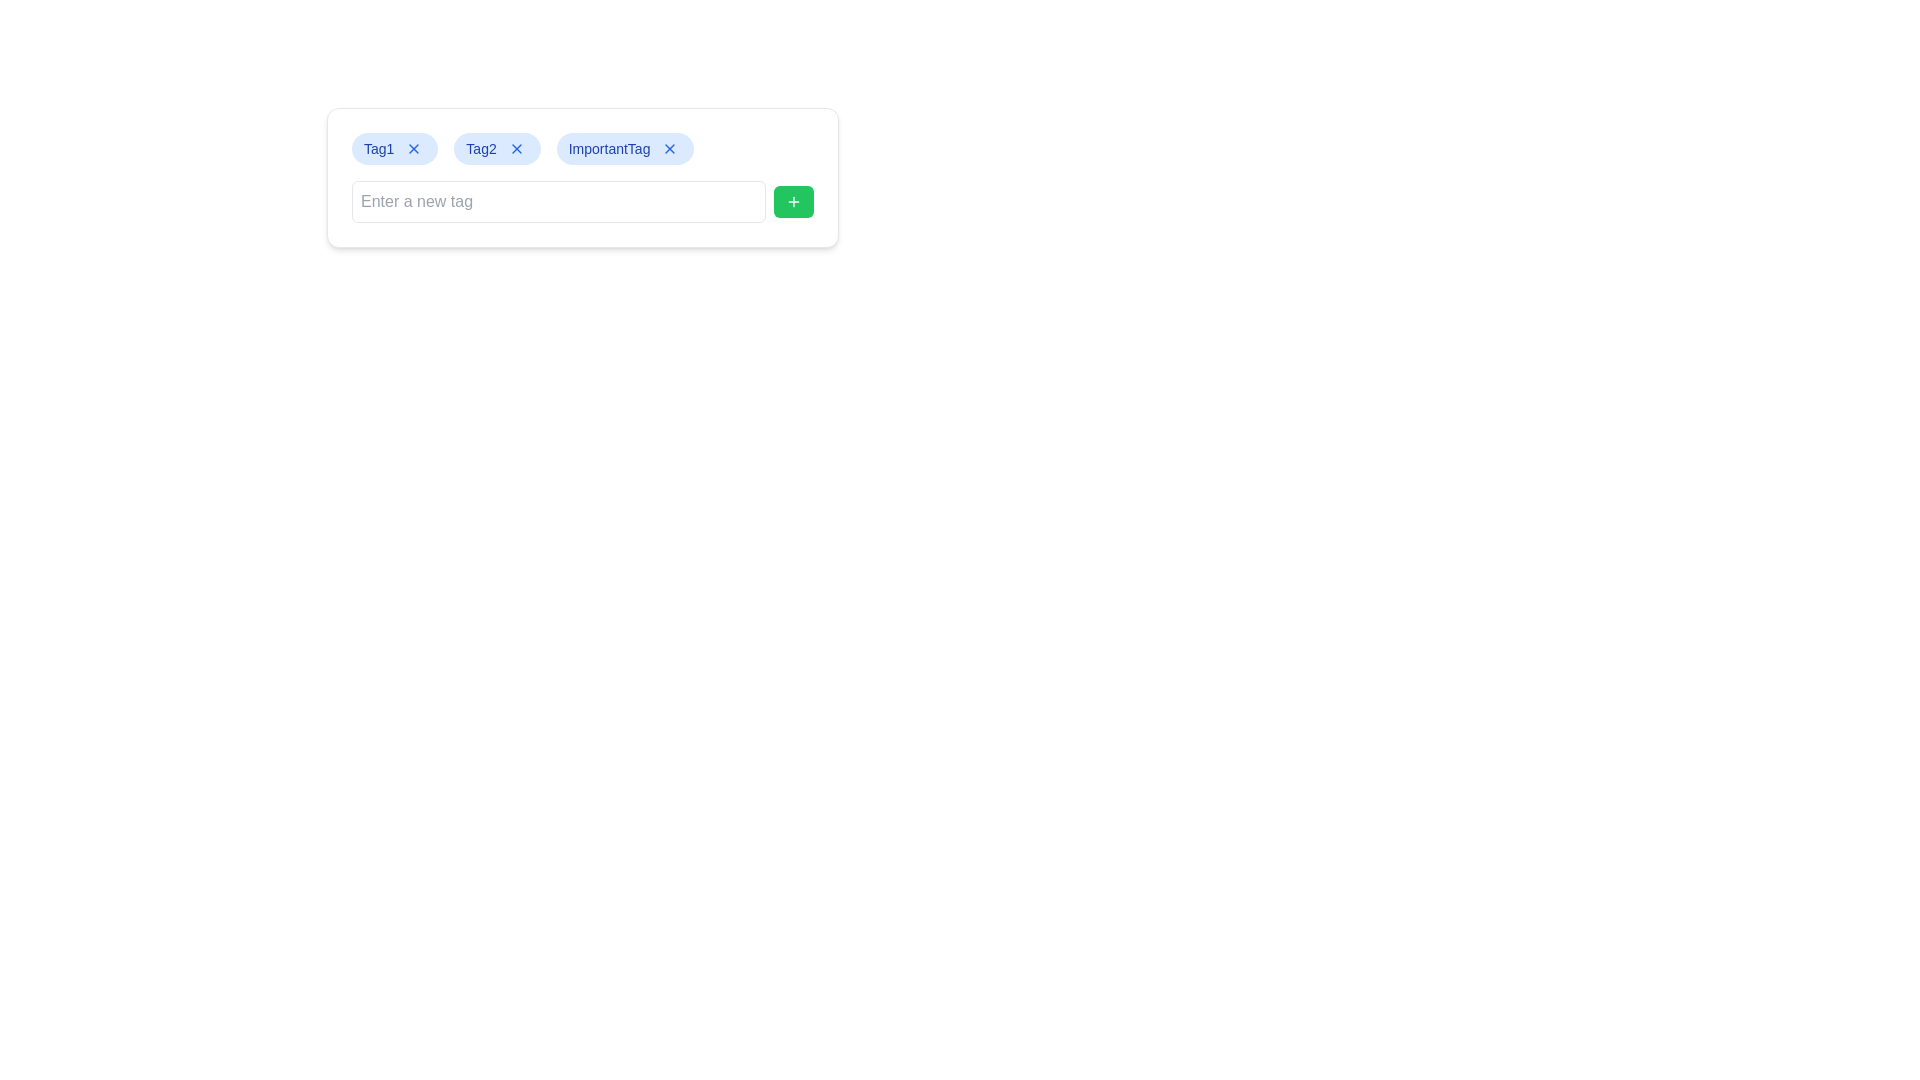 This screenshot has height=1080, width=1920. What do you see at coordinates (670, 148) in the screenshot?
I see `the close or delete button located at the right end of the 'ImportantTag' tag` at bounding box center [670, 148].